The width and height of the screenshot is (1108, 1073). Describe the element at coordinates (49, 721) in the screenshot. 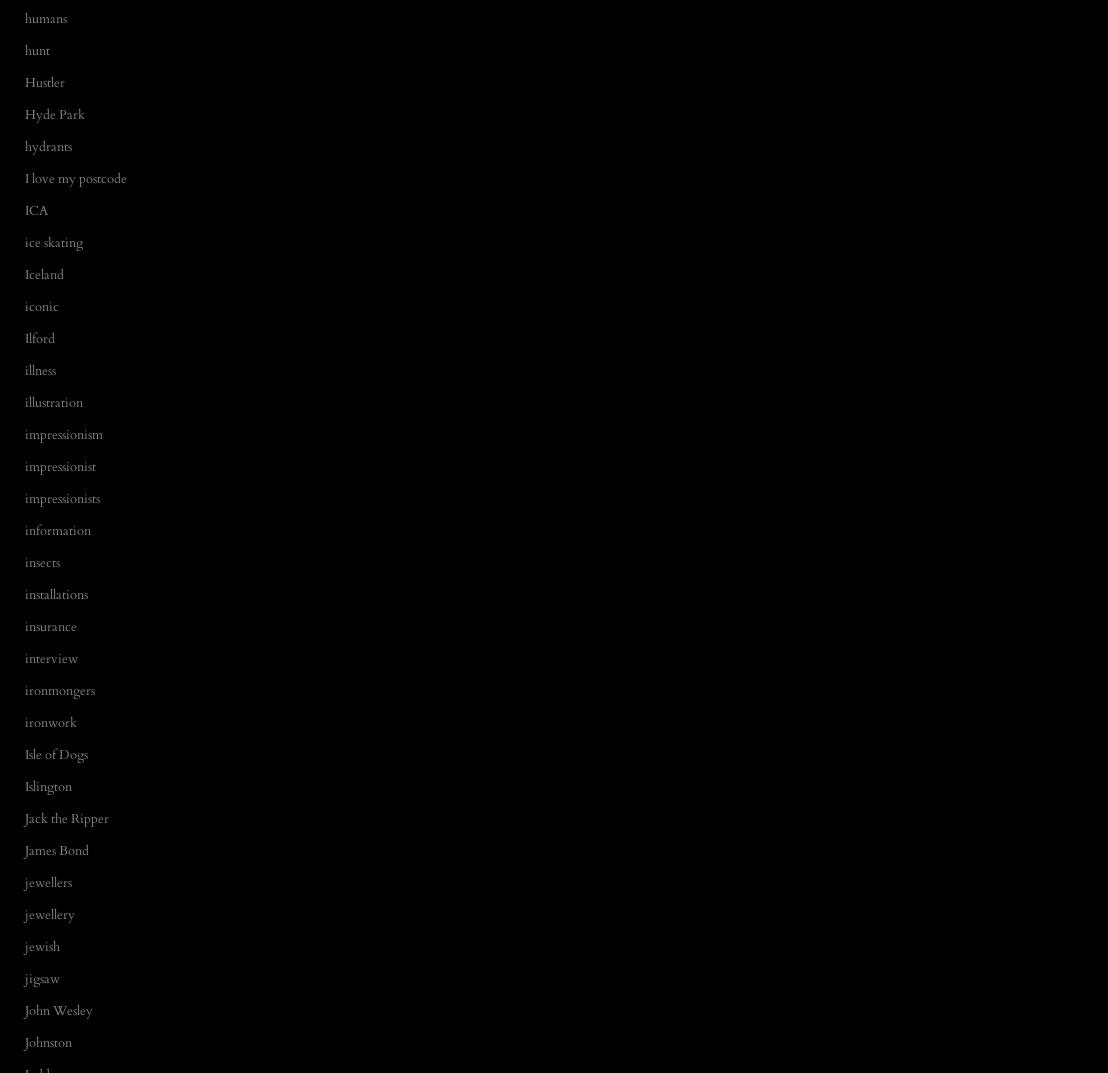

I see `'ironwork'` at that location.